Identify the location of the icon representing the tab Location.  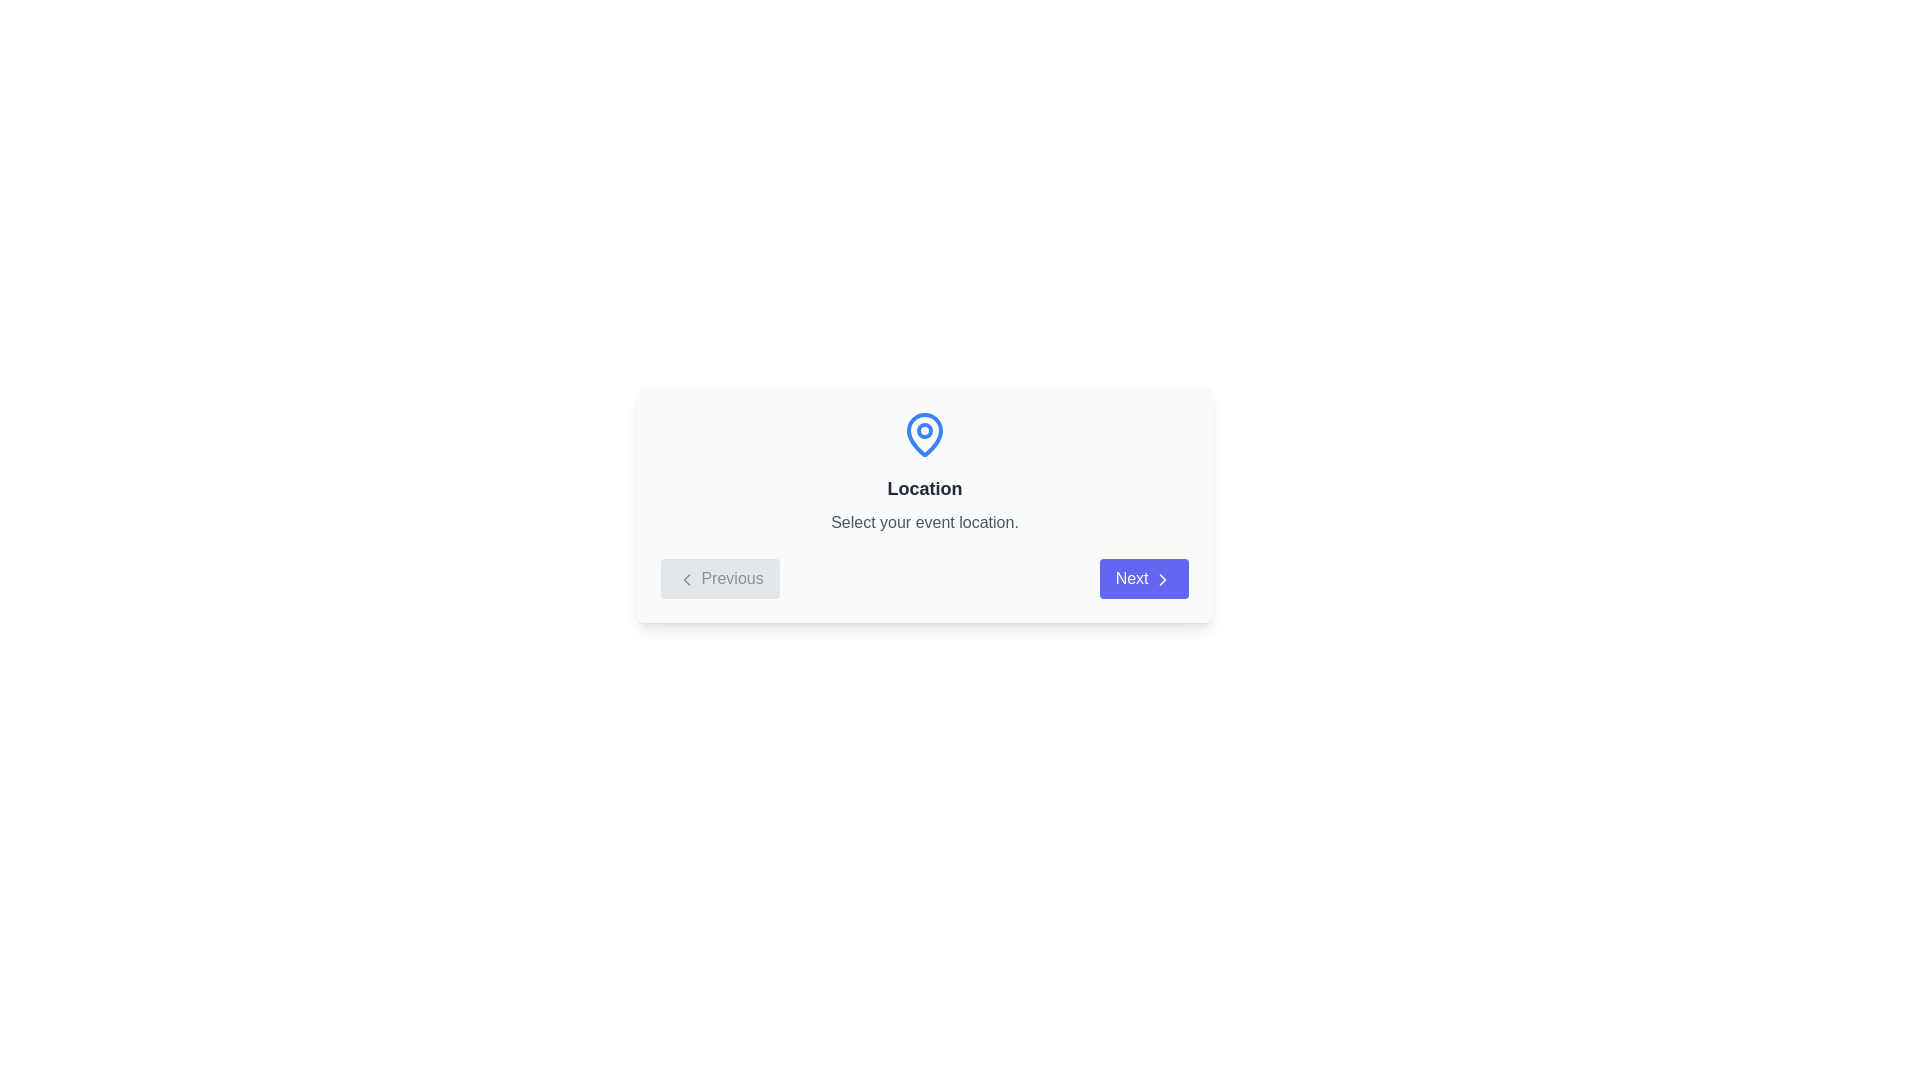
(924, 434).